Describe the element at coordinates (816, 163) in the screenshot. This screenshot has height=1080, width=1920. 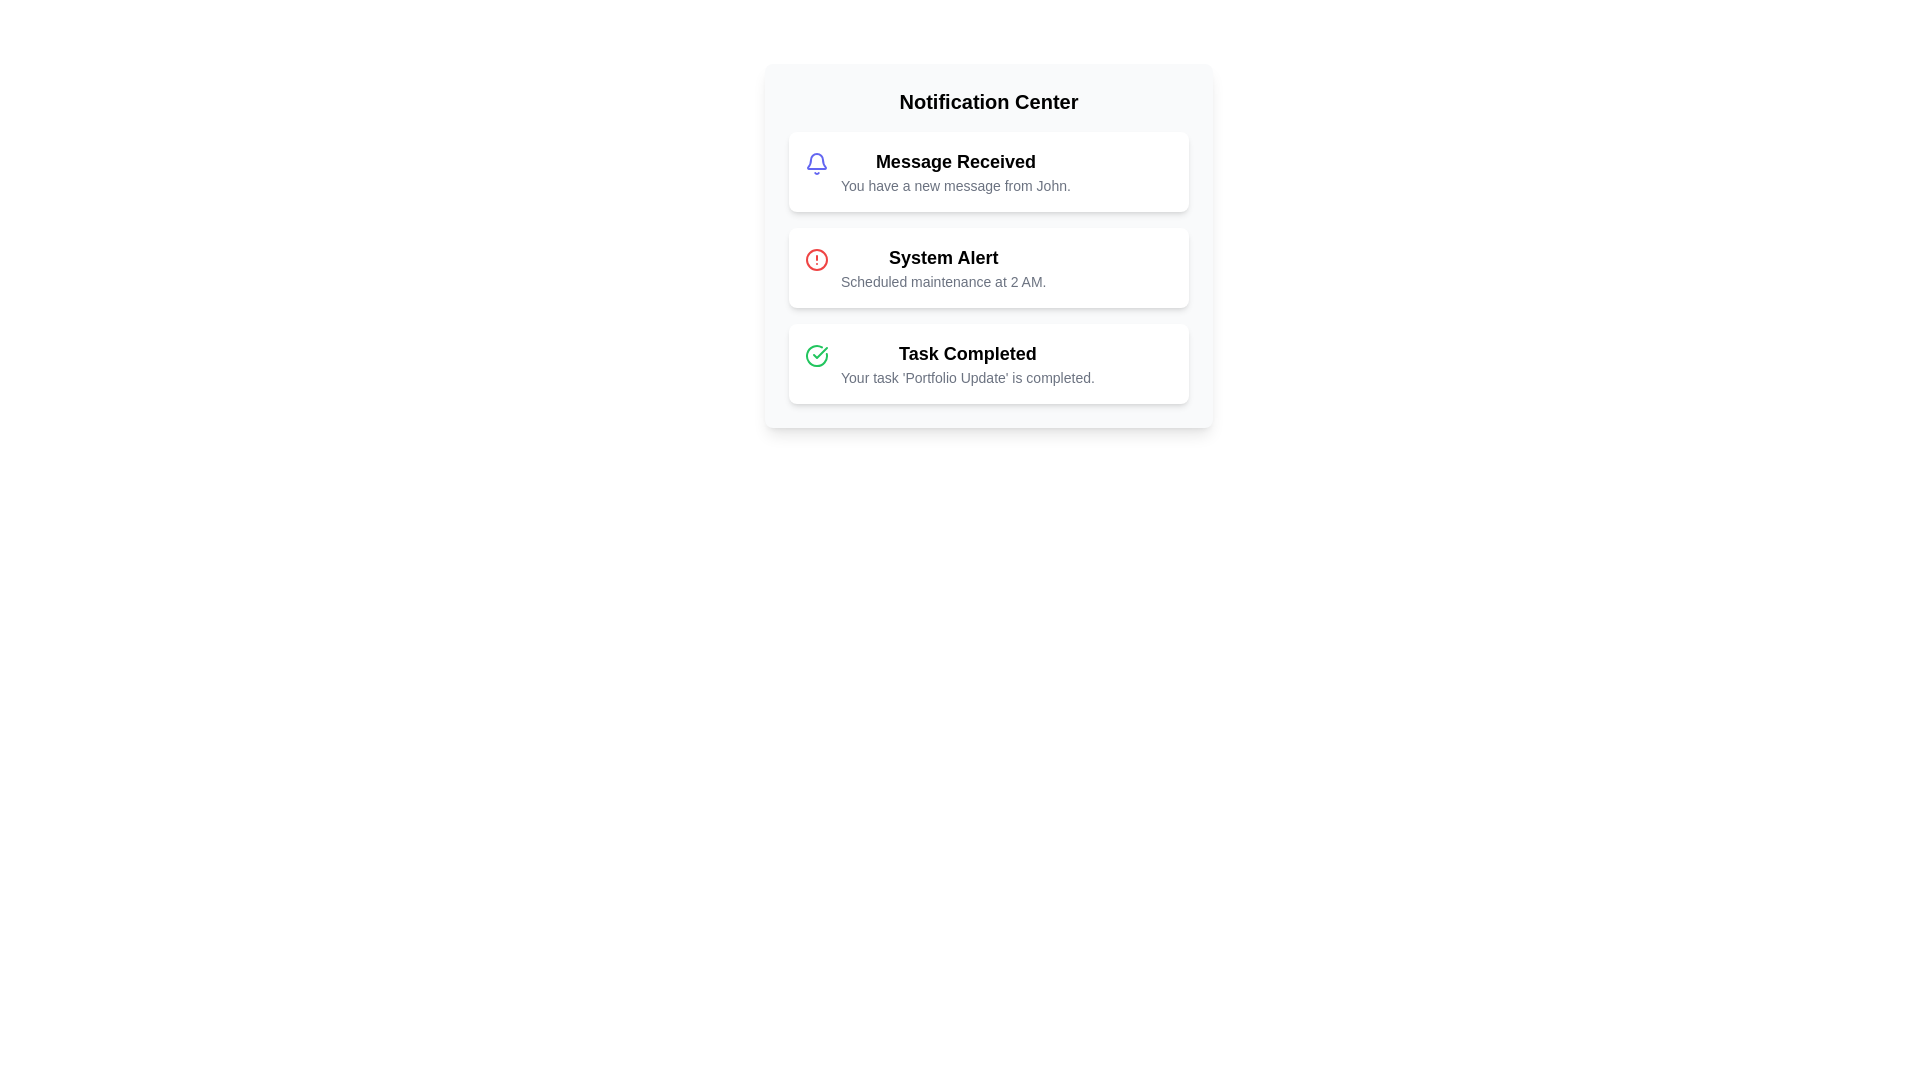
I see `the icon associated with the notification's status for Message Received` at that location.